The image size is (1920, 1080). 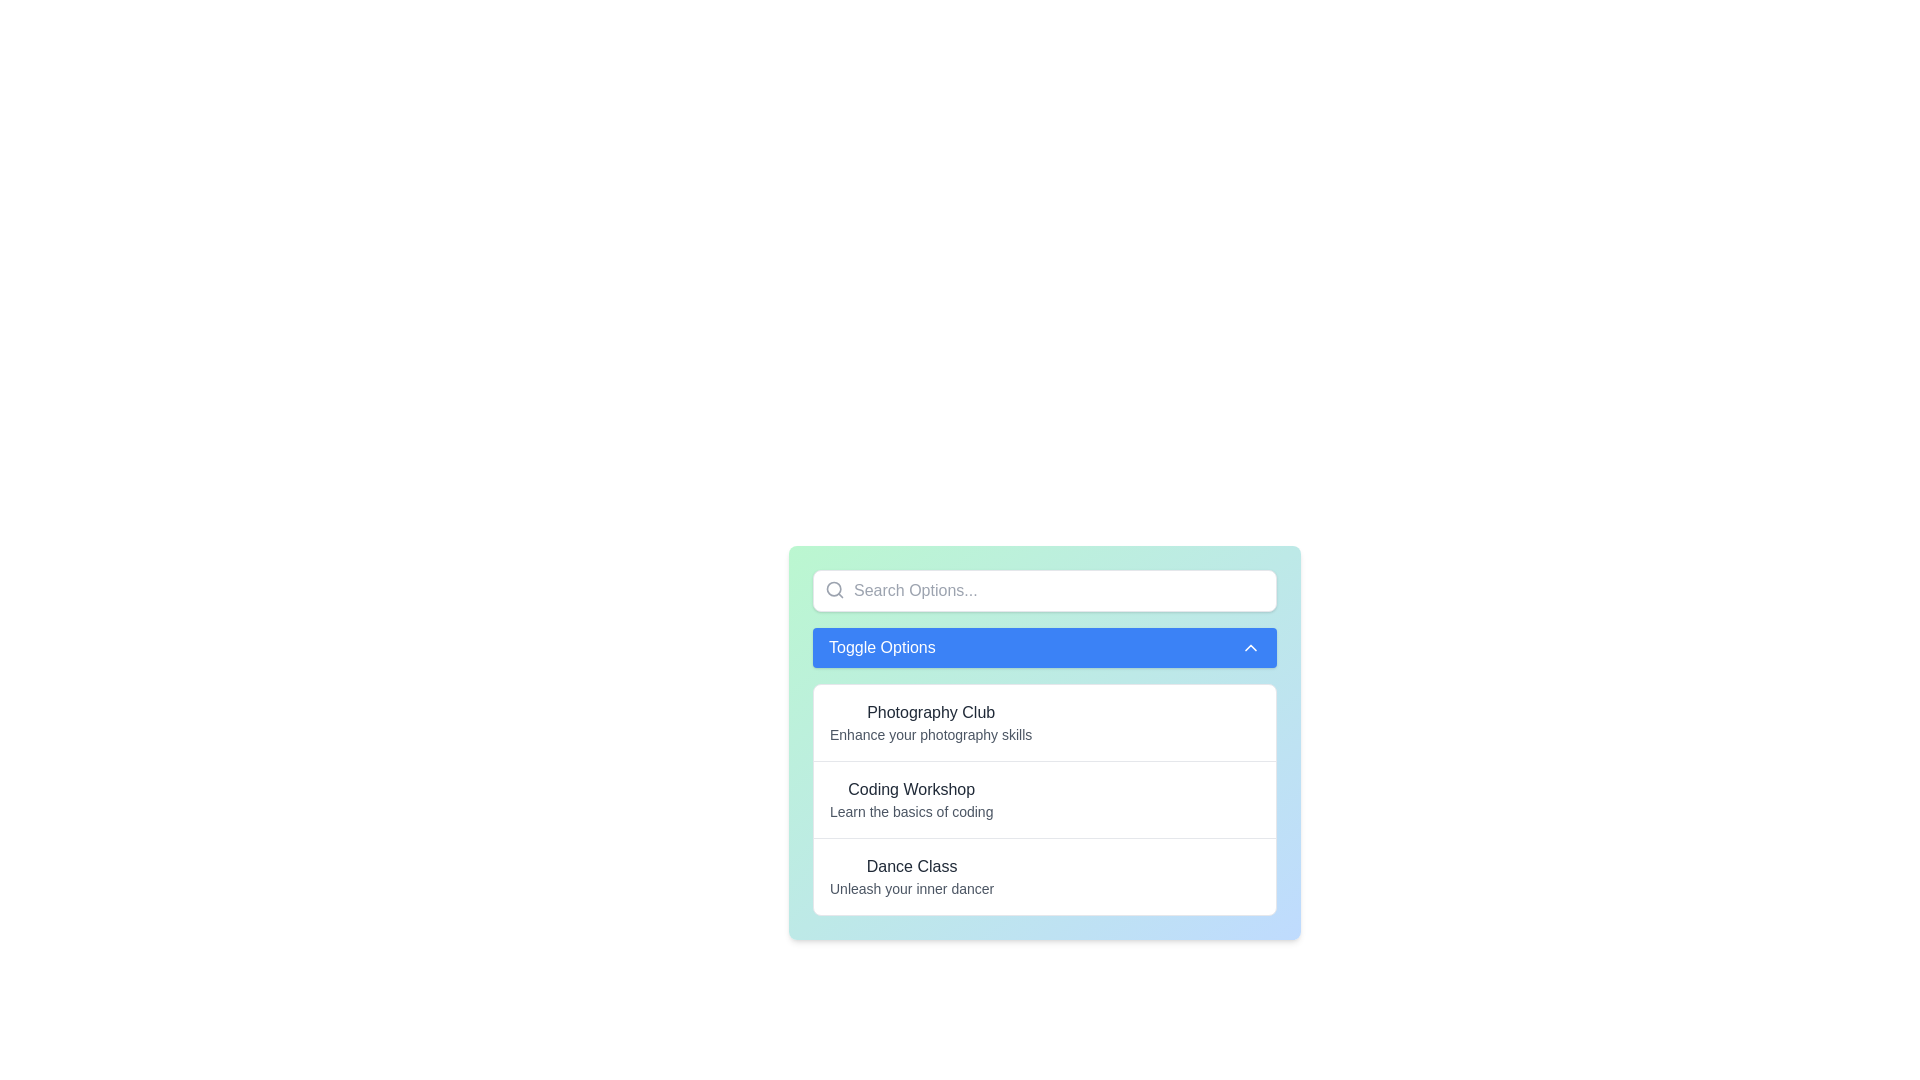 I want to click on the 'Coding Workshop' text label, which is a non-interactive element displayed in bold, dark gray font, located in the second section of the options list within the card interface, so click(x=910, y=789).